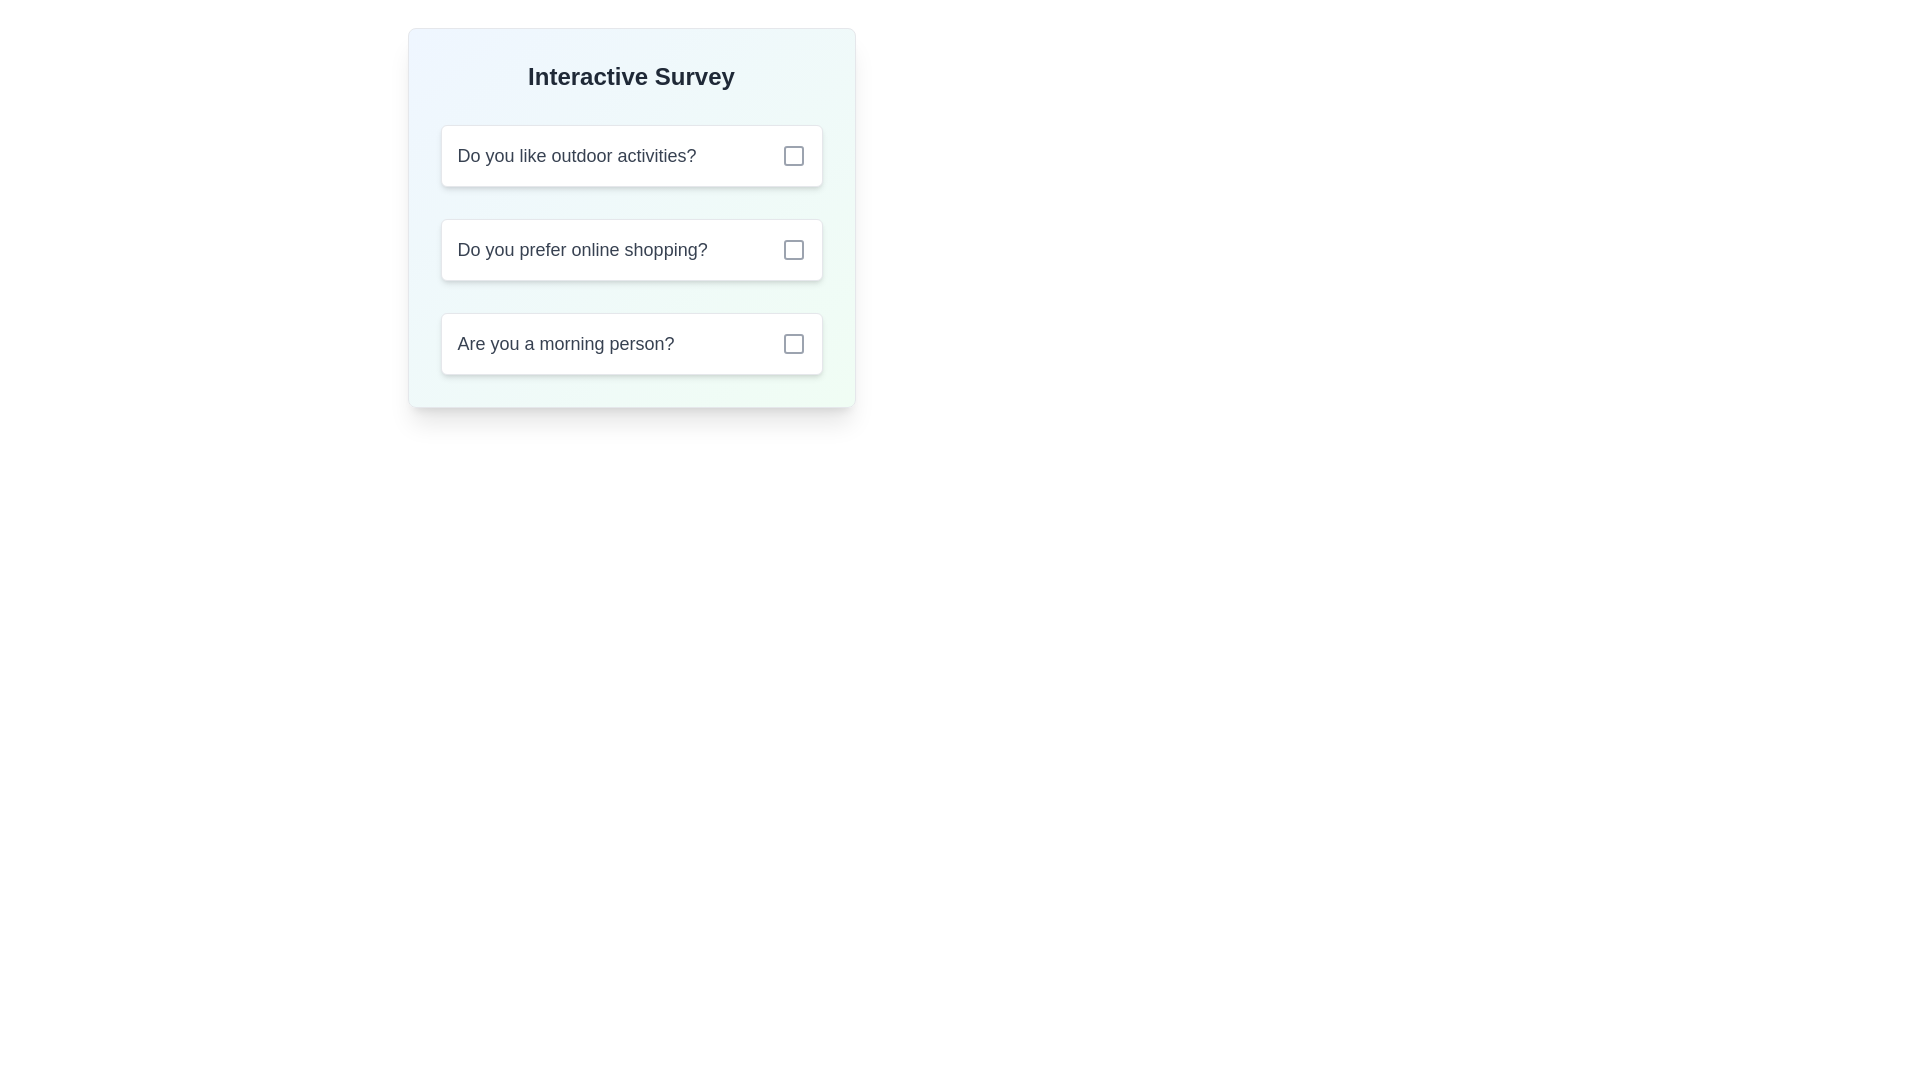 The height and width of the screenshot is (1080, 1920). I want to click on the text label that asks 'Are you a morning person?', which is styled in gray color and has medium font weight, so click(565, 342).